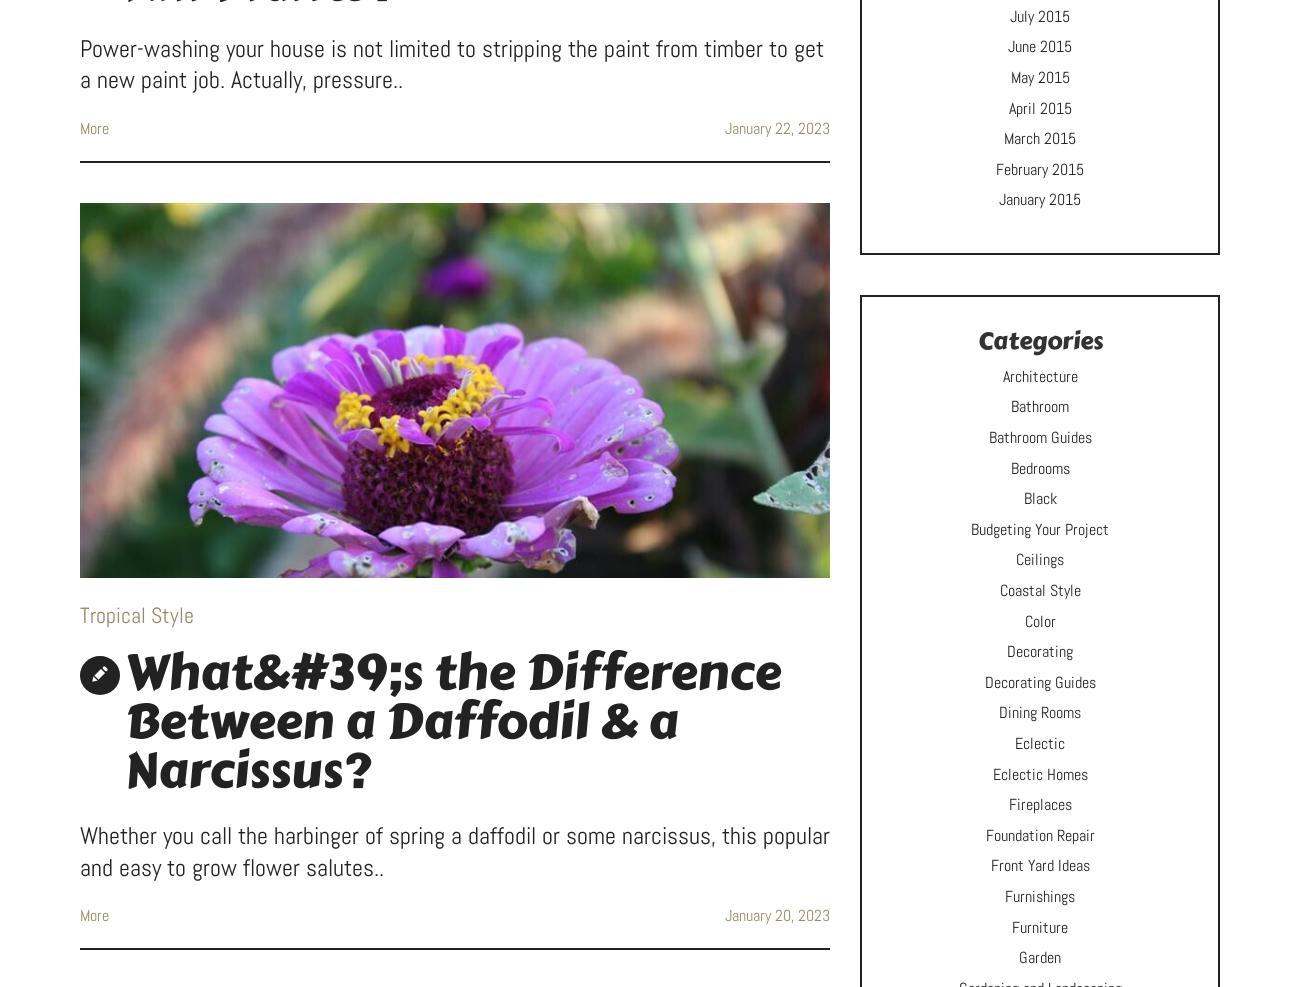 The image size is (1300, 987). What do you see at coordinates (453, 849) in the screenshot?
I see `'Whether you call the harbinger of spring a daffodil or some narcissus, this popular and easy to grow flower salutes..'` at bounding box center [453, 849].